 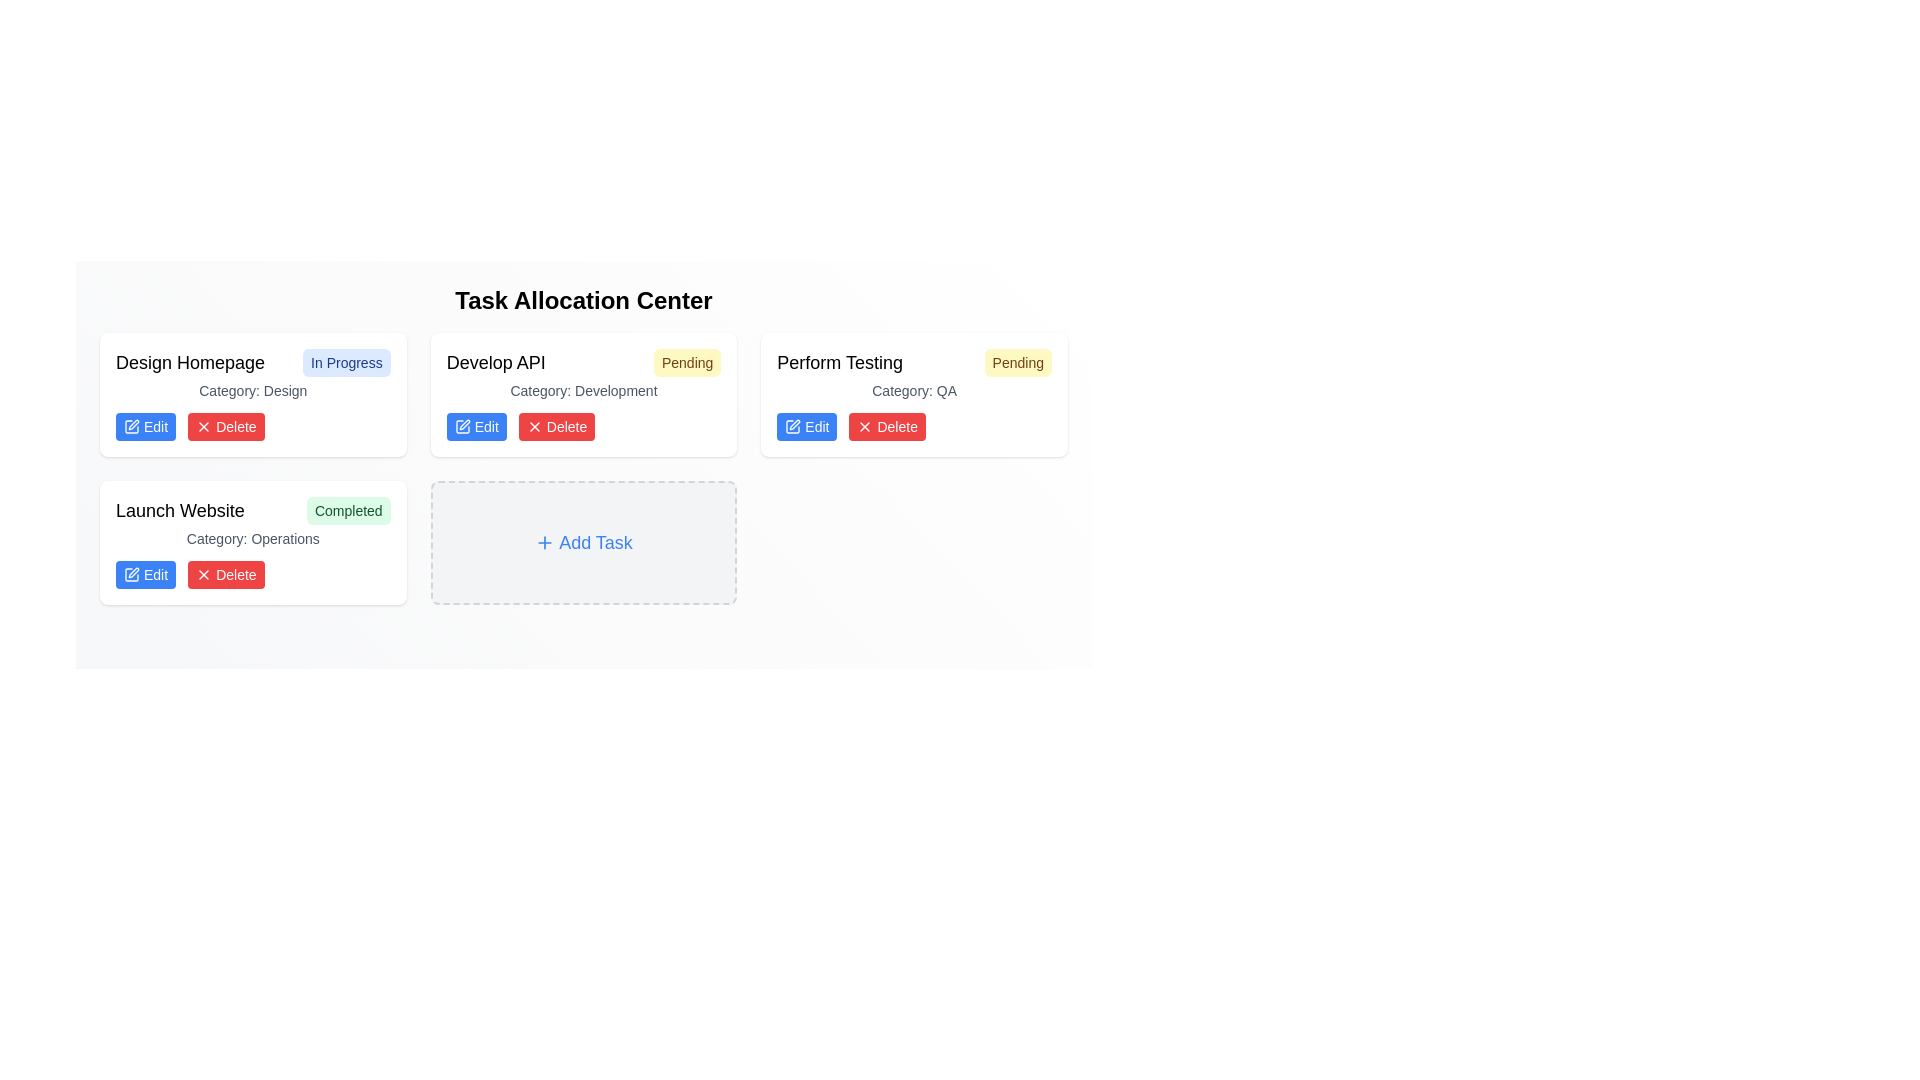 I want to click on the text label that describes the category of the task, positioned below the header 'Launch Website Completed' and above the 'Edit' and 'Delete' buttons within the 'Launch Website' task box, so click(x=252, y=538).